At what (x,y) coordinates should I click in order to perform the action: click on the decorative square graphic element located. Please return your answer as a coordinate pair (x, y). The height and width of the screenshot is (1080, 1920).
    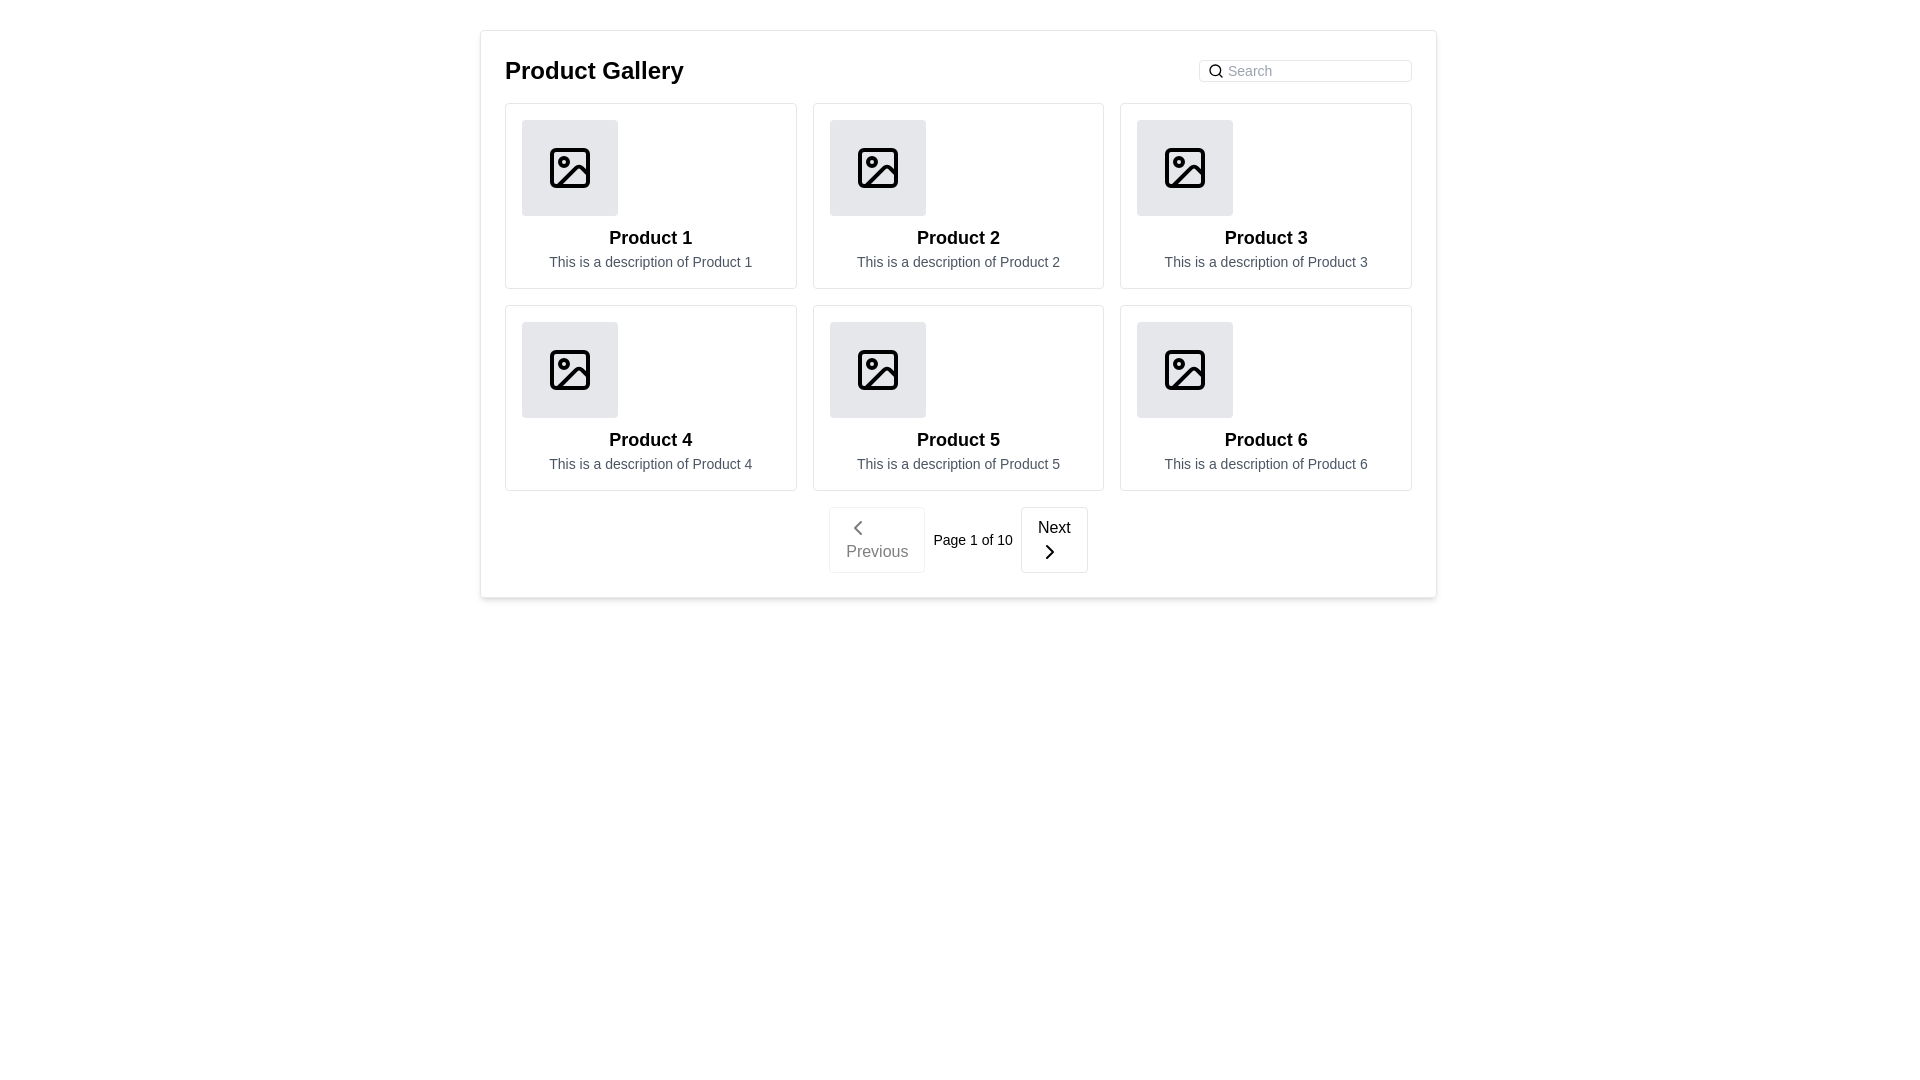
    Looking at the image, I should click on (1185, 167).